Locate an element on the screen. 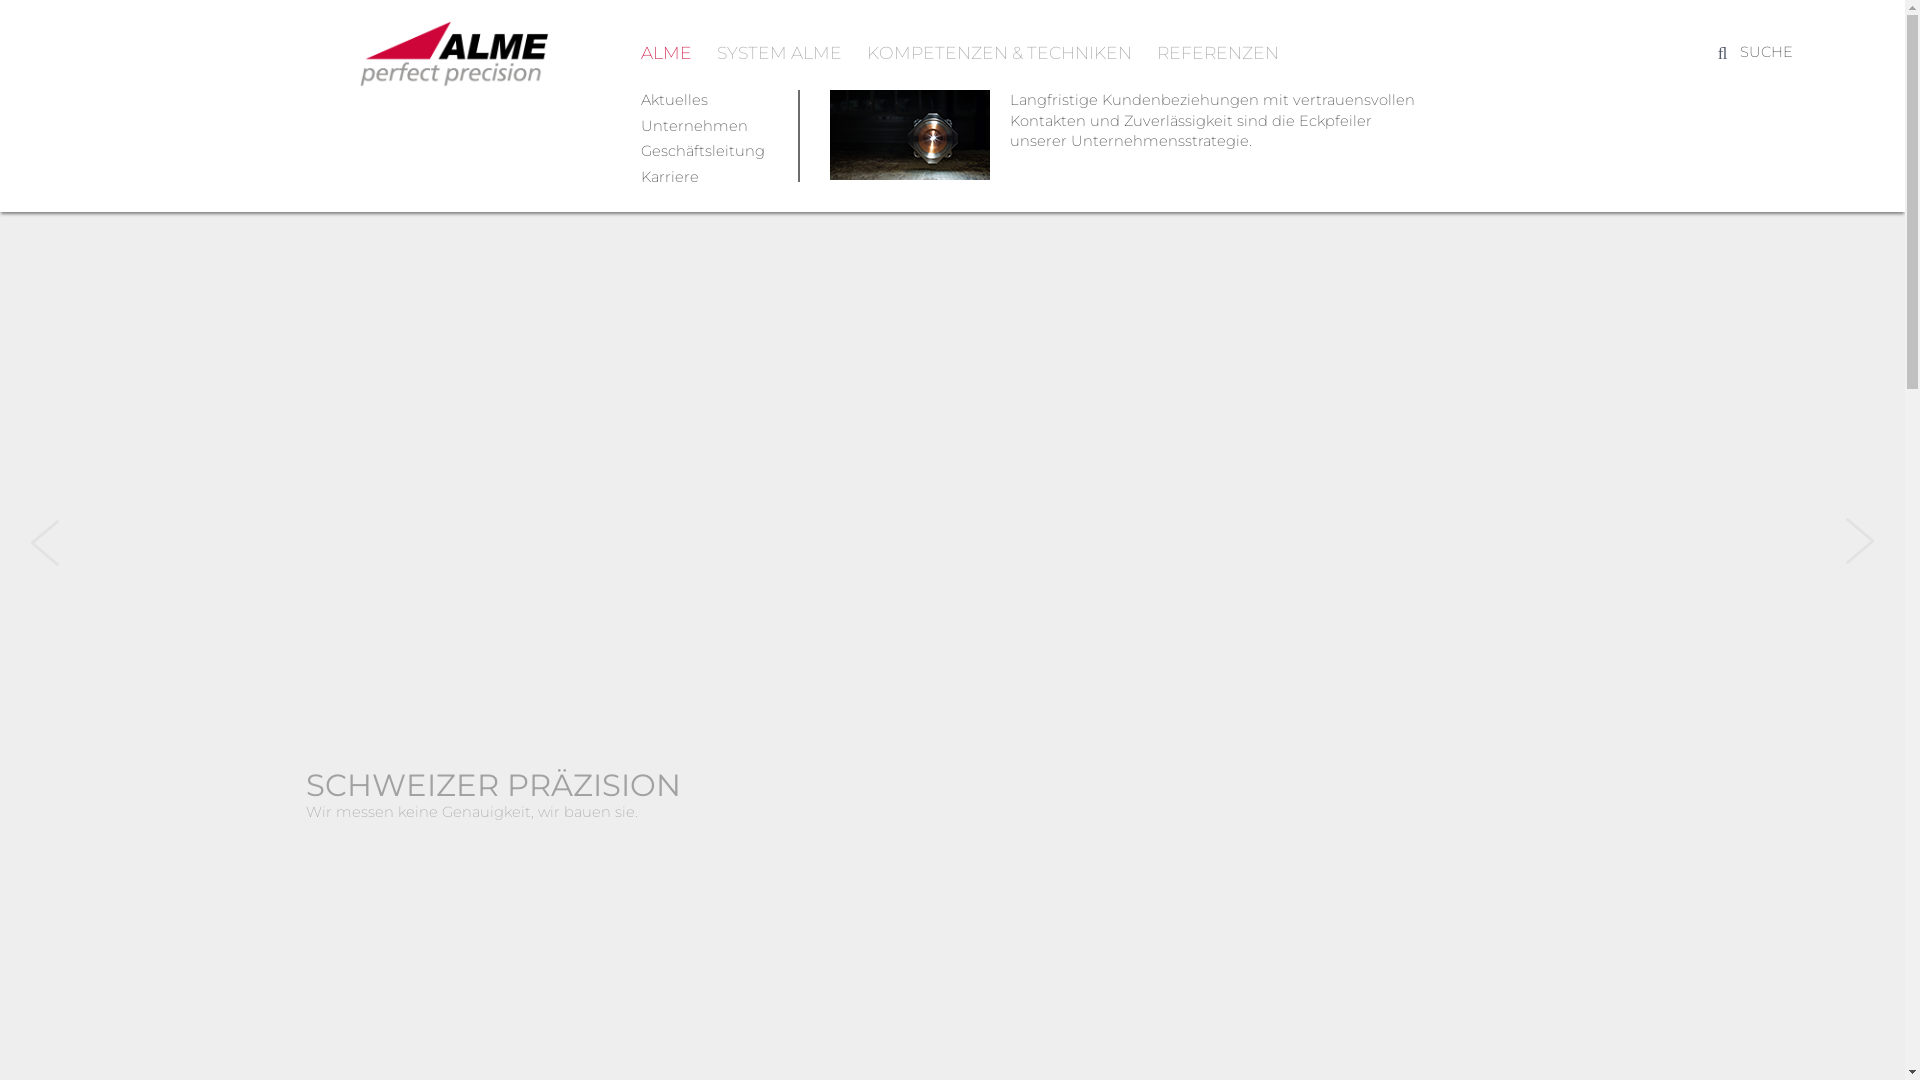 Image resolution: width=1920 pixels, height=1080 pixels. 'REFERENZEN' is located at coordinates (1216, 51).